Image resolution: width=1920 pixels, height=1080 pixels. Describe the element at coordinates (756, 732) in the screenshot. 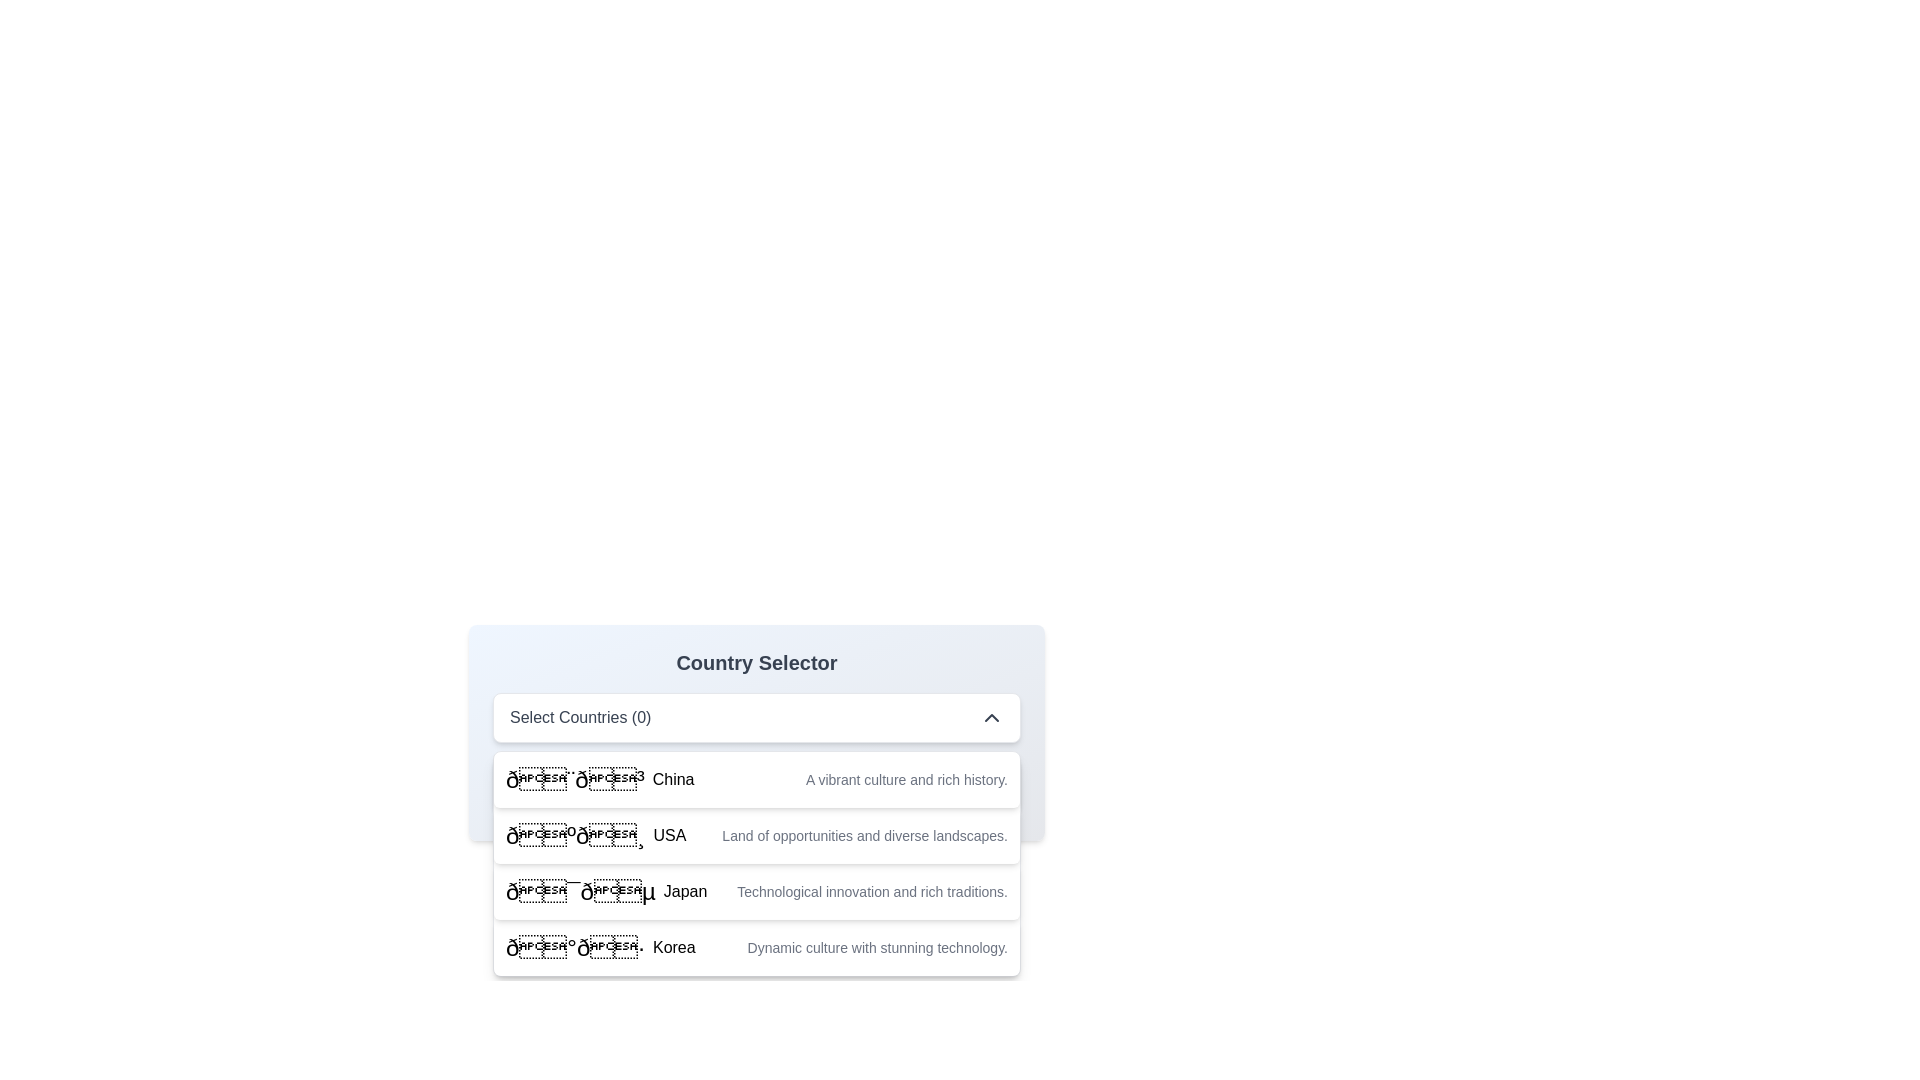

I see `the 'Select Countries (0)' dropdown menu header, which is embedded in the 'Country Selector' card and features a chevron icon for dropdown functionality` at that location.